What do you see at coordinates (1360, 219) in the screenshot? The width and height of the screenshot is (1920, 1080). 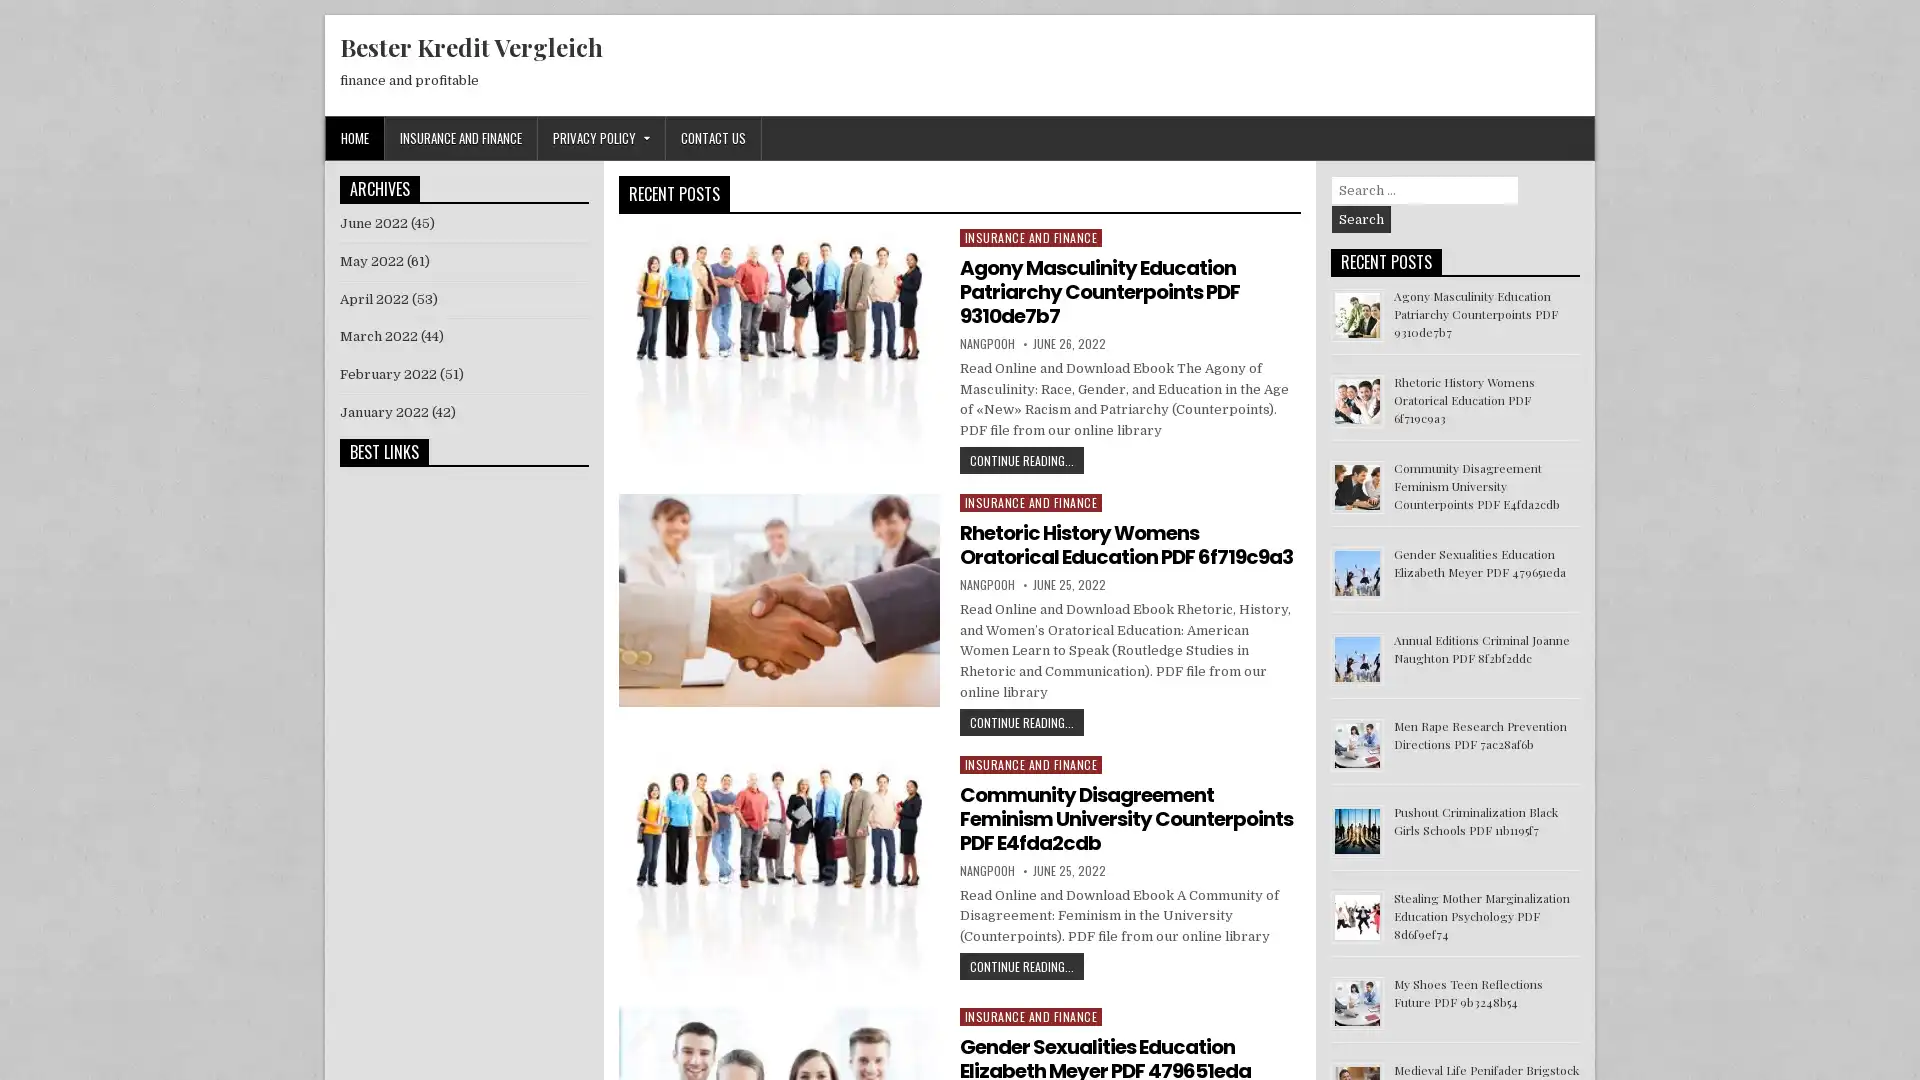 I see `Search` at bounding box center [1360, 219].